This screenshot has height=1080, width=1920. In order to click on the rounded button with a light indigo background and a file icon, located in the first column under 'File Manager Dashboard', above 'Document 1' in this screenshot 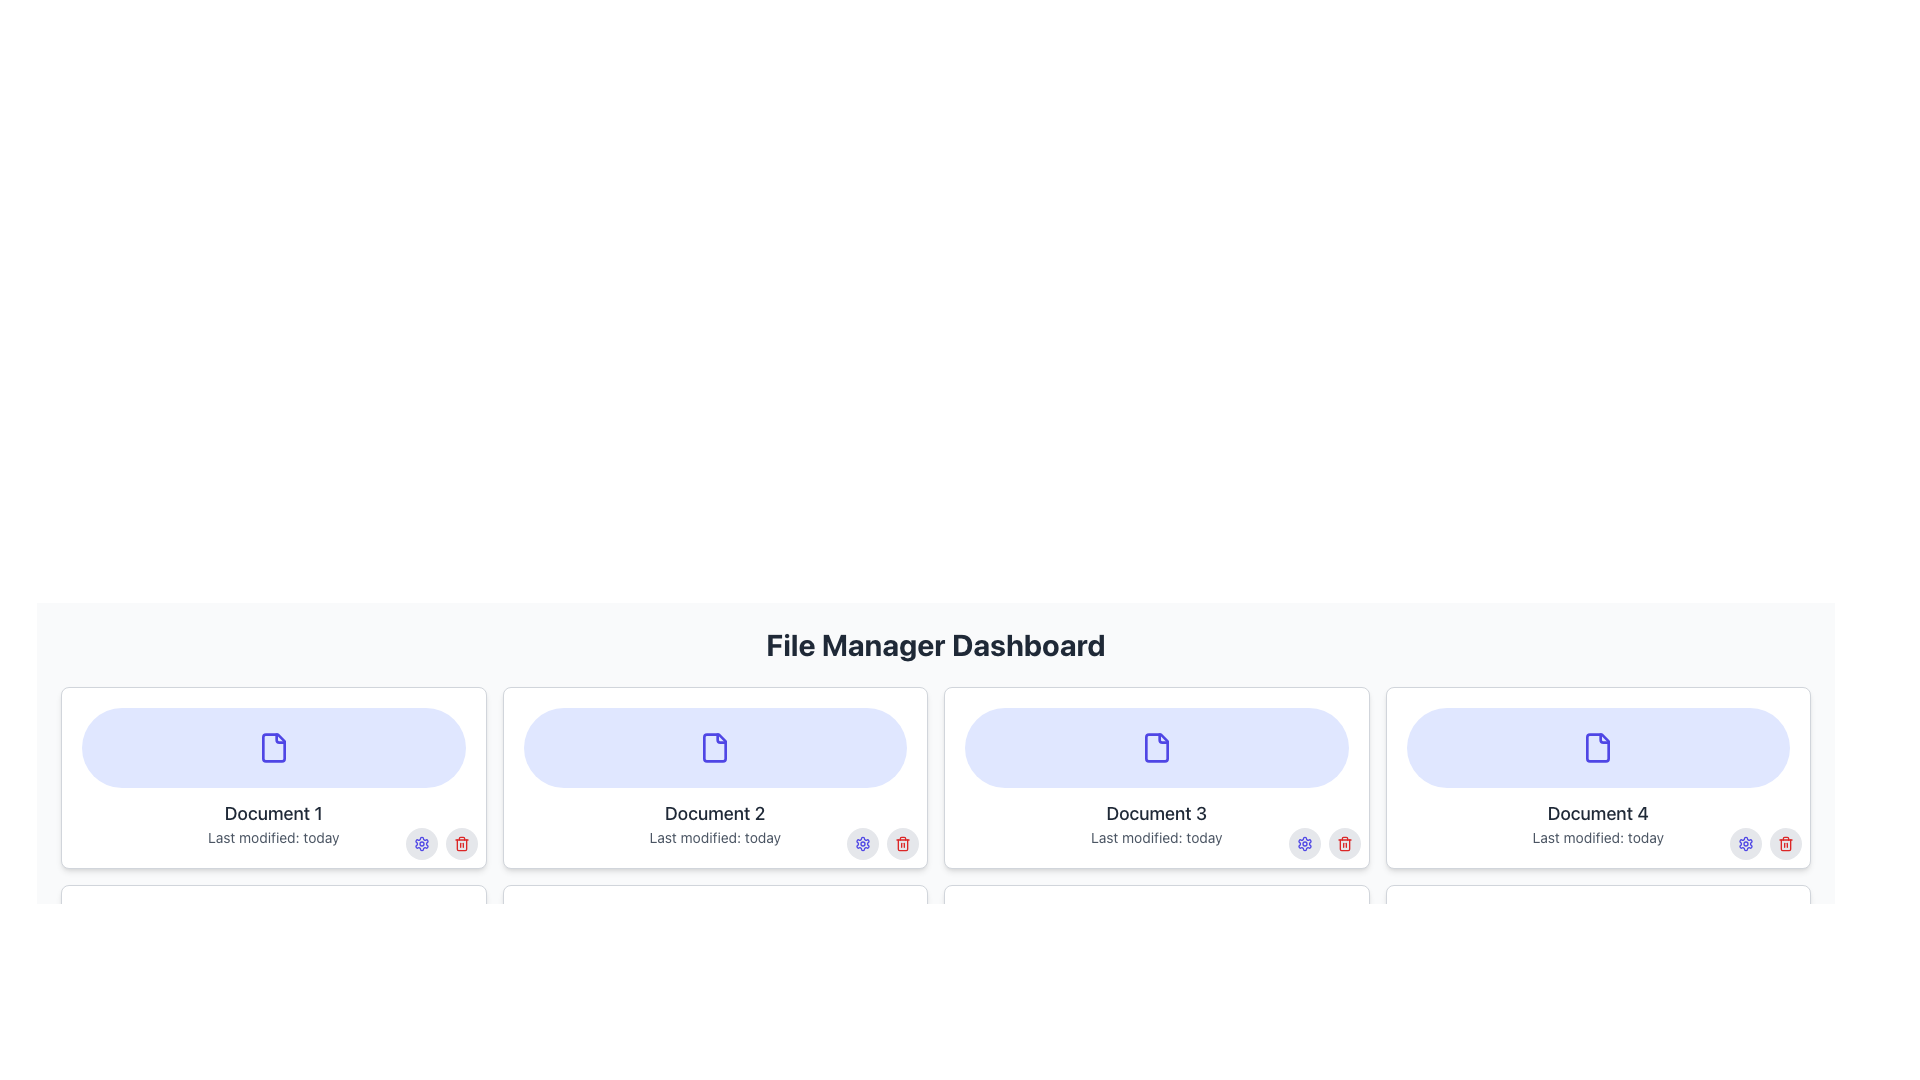, I will do `click(272, 748)`.